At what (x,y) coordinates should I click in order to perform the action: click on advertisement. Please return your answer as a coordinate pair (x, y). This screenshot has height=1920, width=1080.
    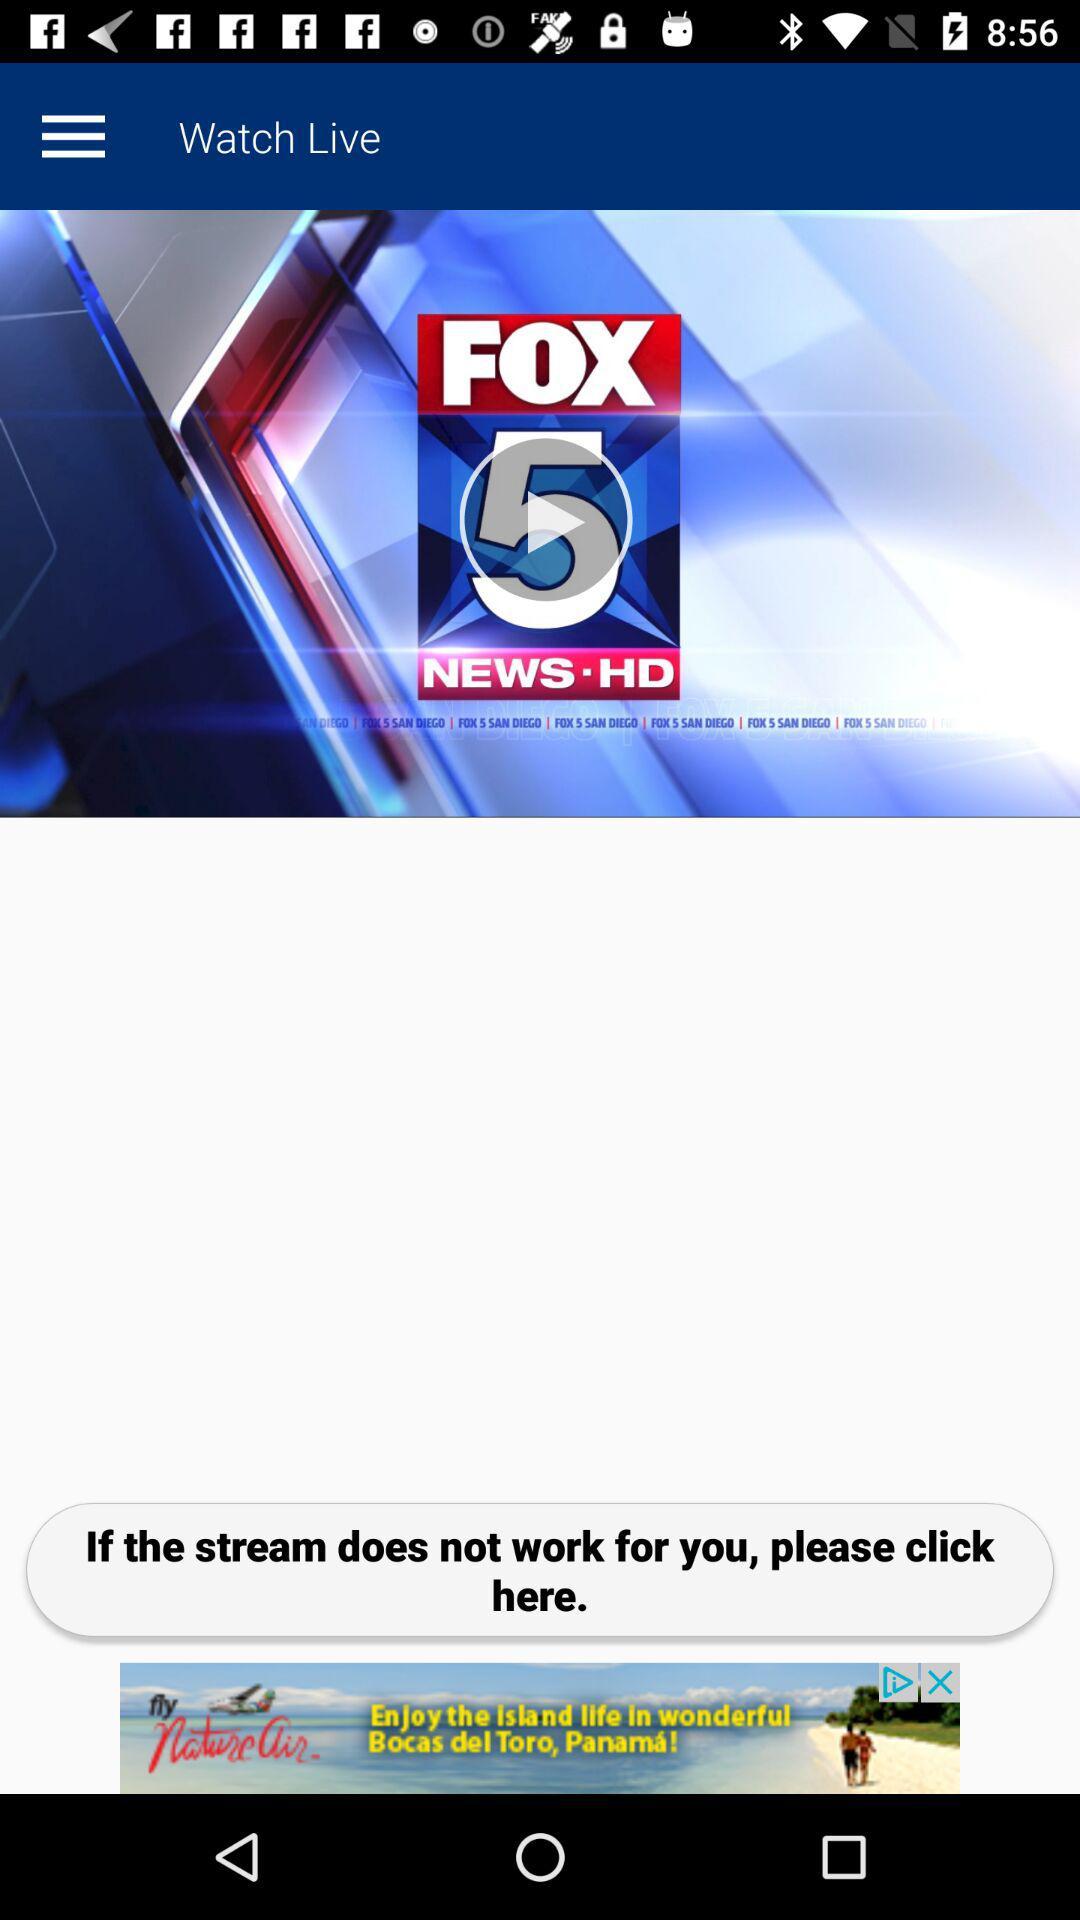
    Looking at the image, I should click on (540, 1727).